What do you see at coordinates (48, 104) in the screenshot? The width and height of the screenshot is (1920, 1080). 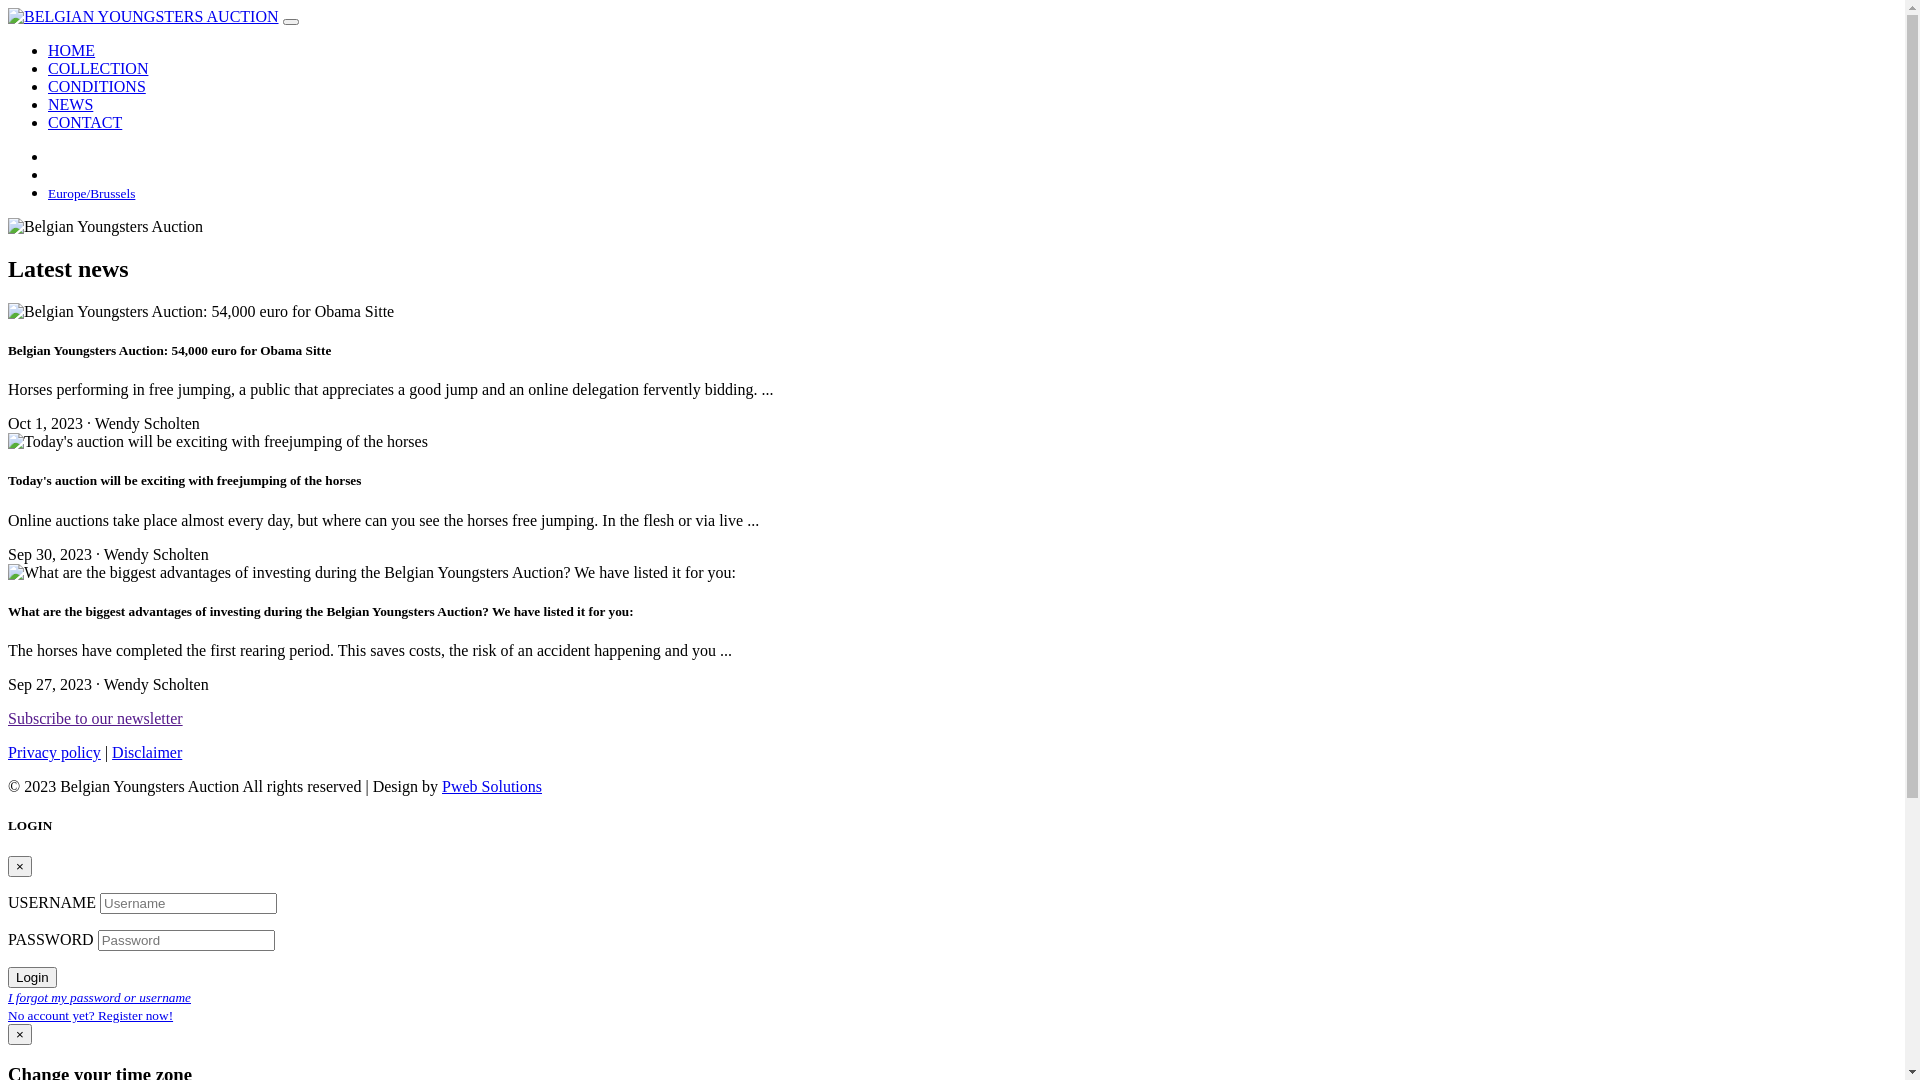 I see `'NEWS'` at bounding box center [48, 104].